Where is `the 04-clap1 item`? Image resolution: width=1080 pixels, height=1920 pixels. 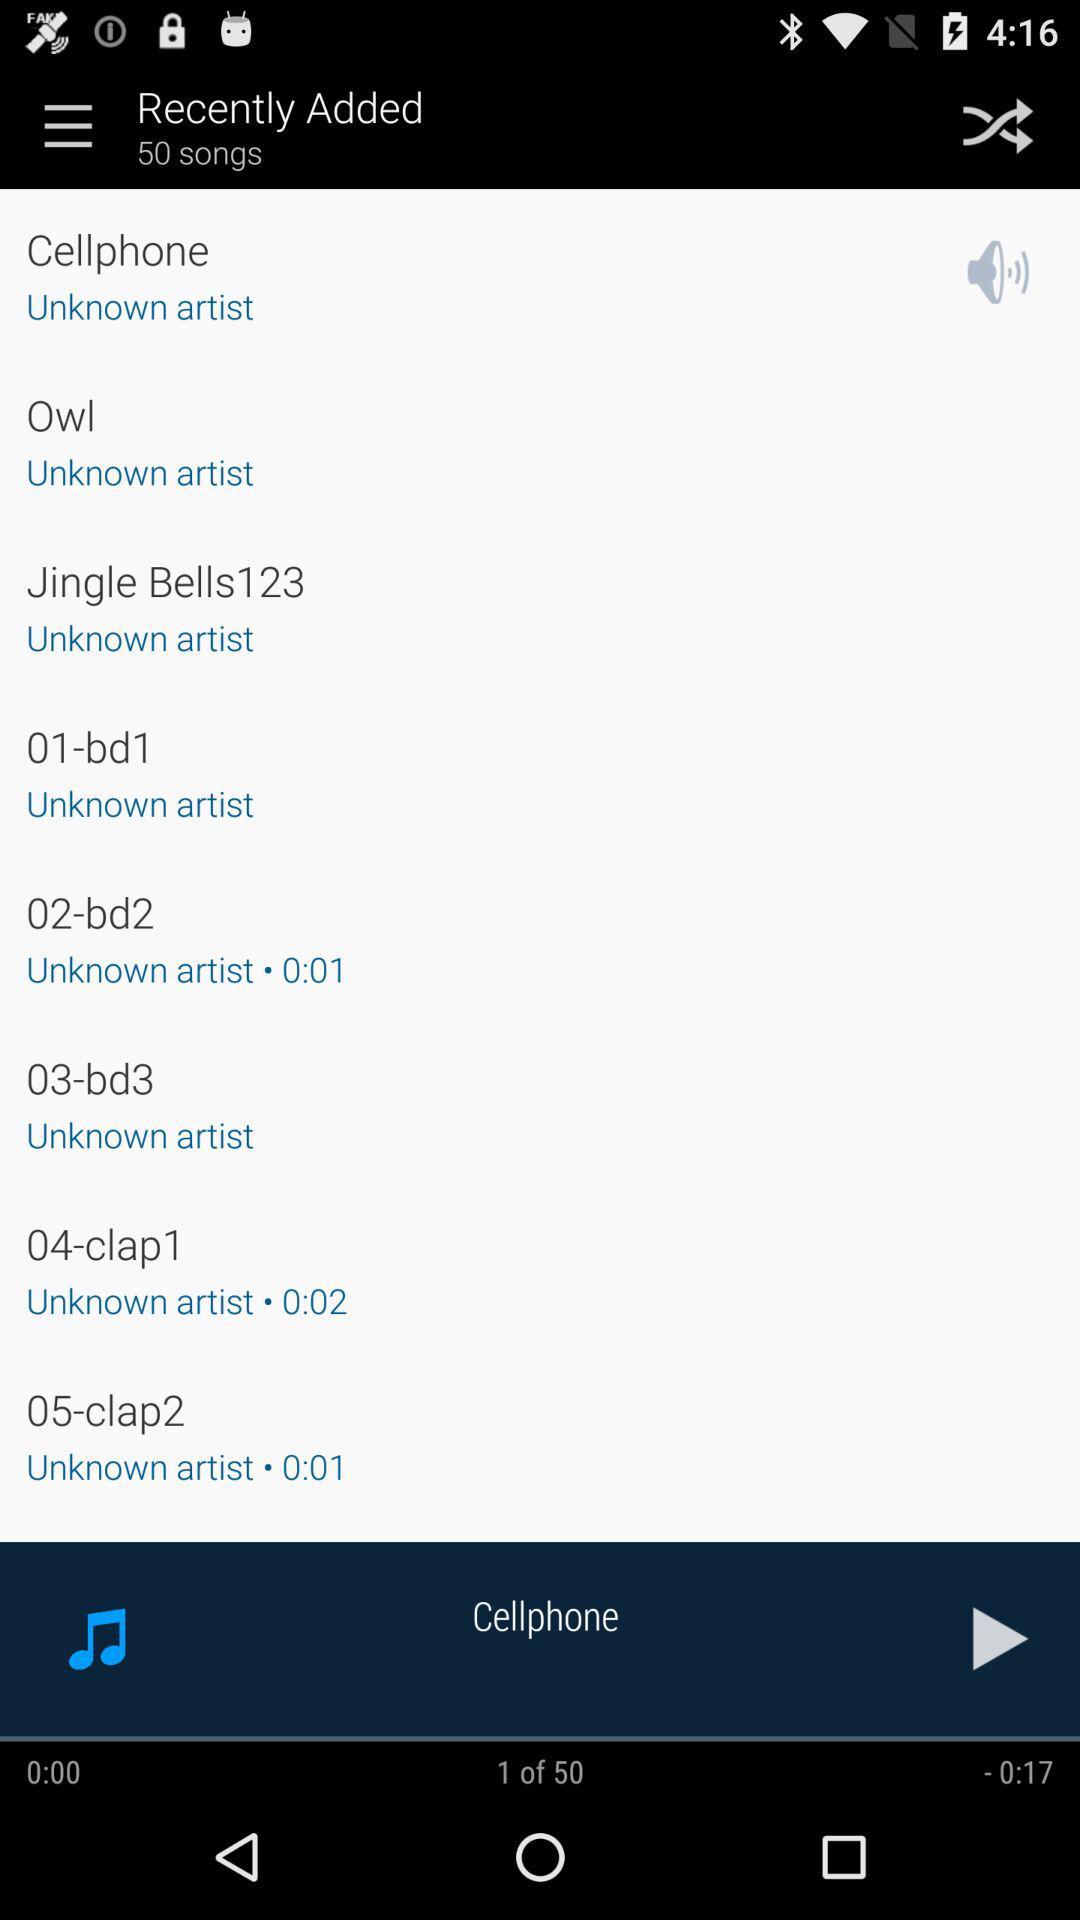 the 04-clap1 item is located at coordinates (105, 1242).